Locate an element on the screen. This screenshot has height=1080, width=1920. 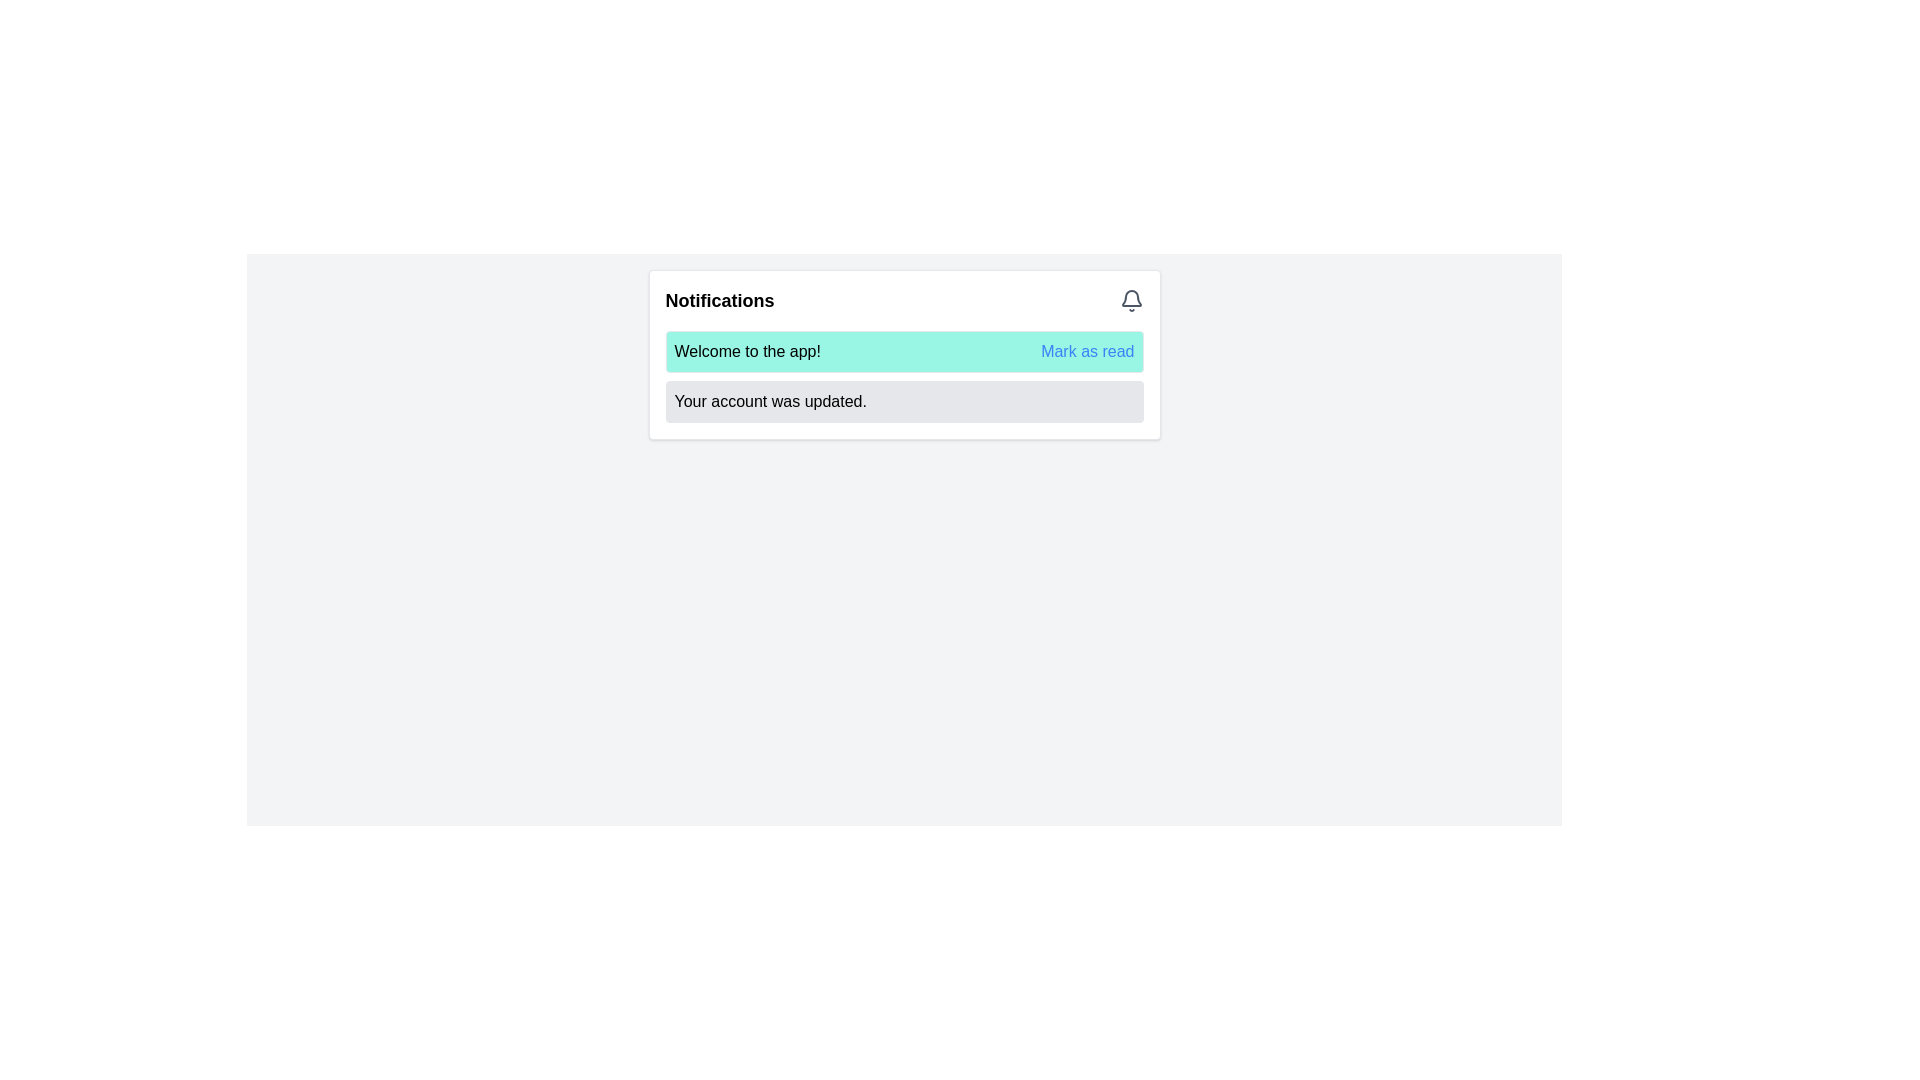
notification message displayed in the card that says 'Welcome to the app!' is located at coordinates (903, 350).